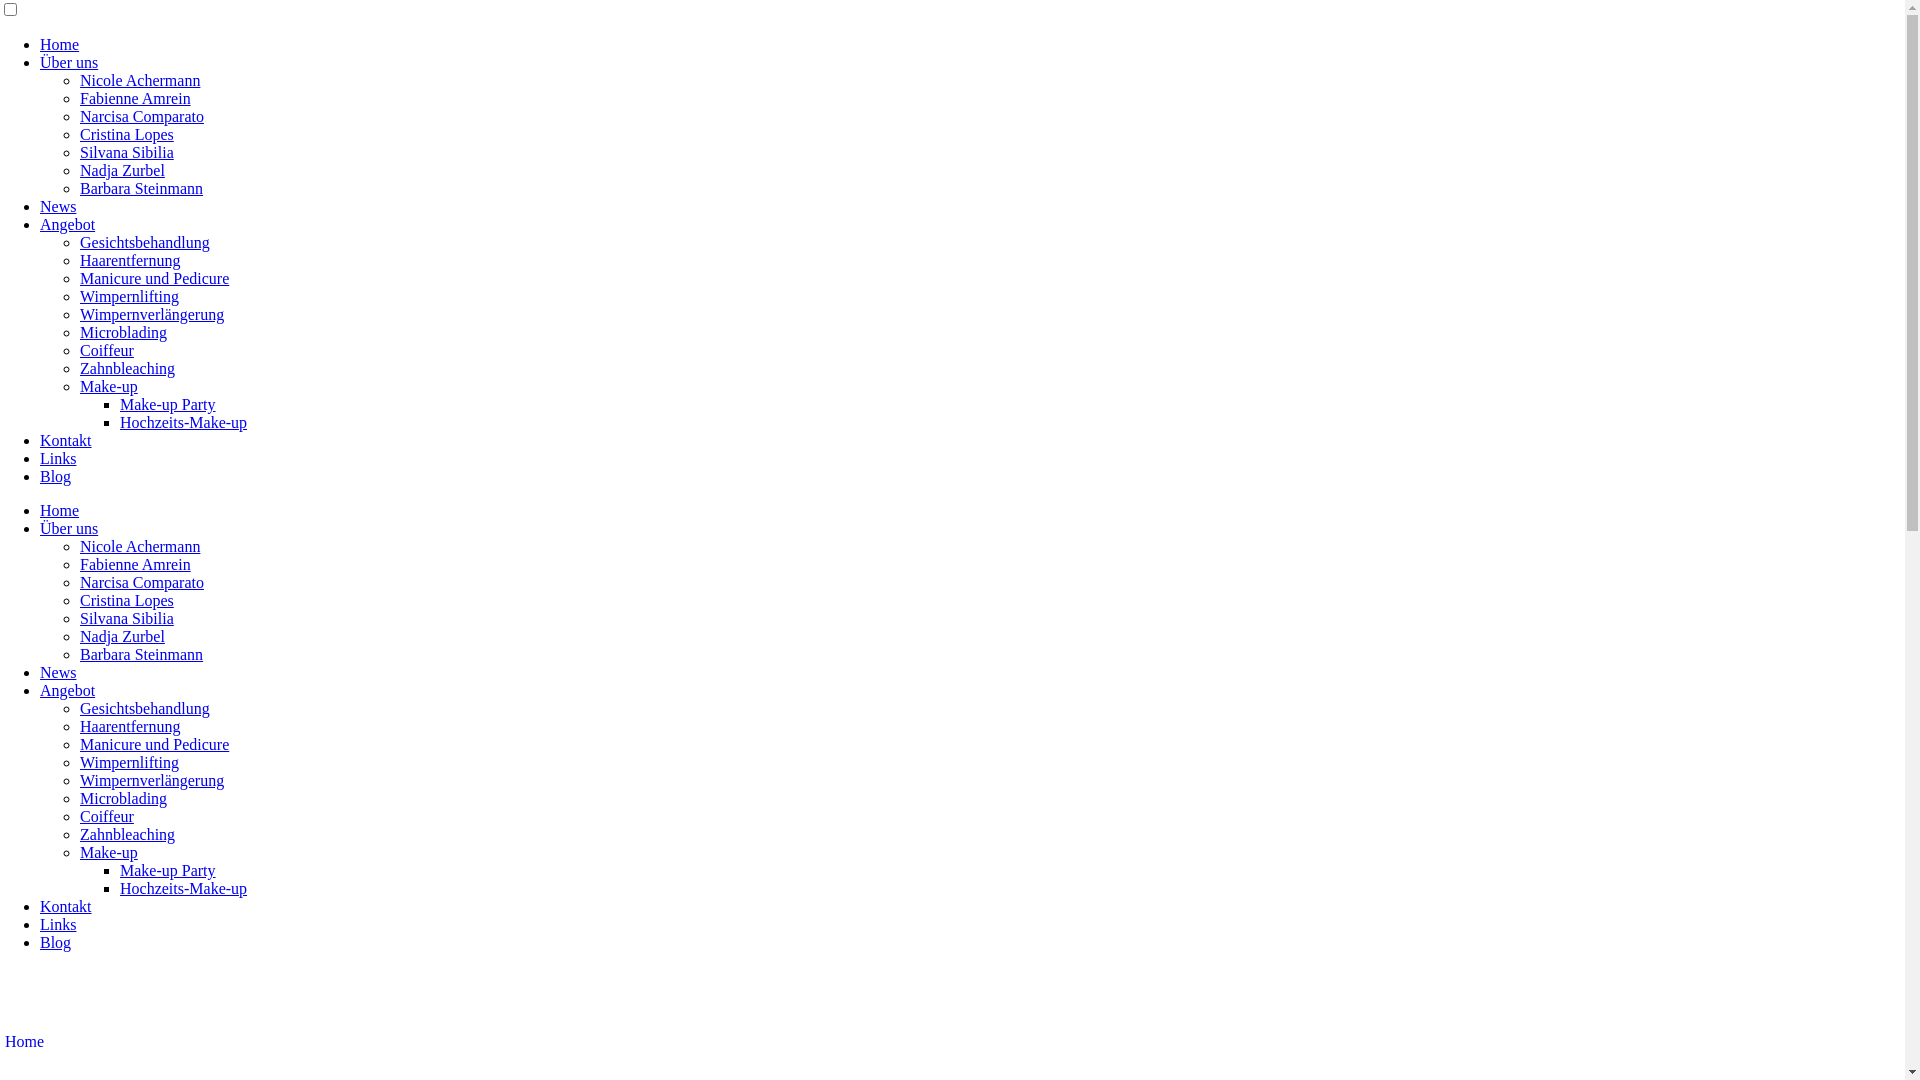  What do you see at coordinates (128, 762) in the screenshot?
I see `'Wimpernlifting'` at bounding box center [128, 762].